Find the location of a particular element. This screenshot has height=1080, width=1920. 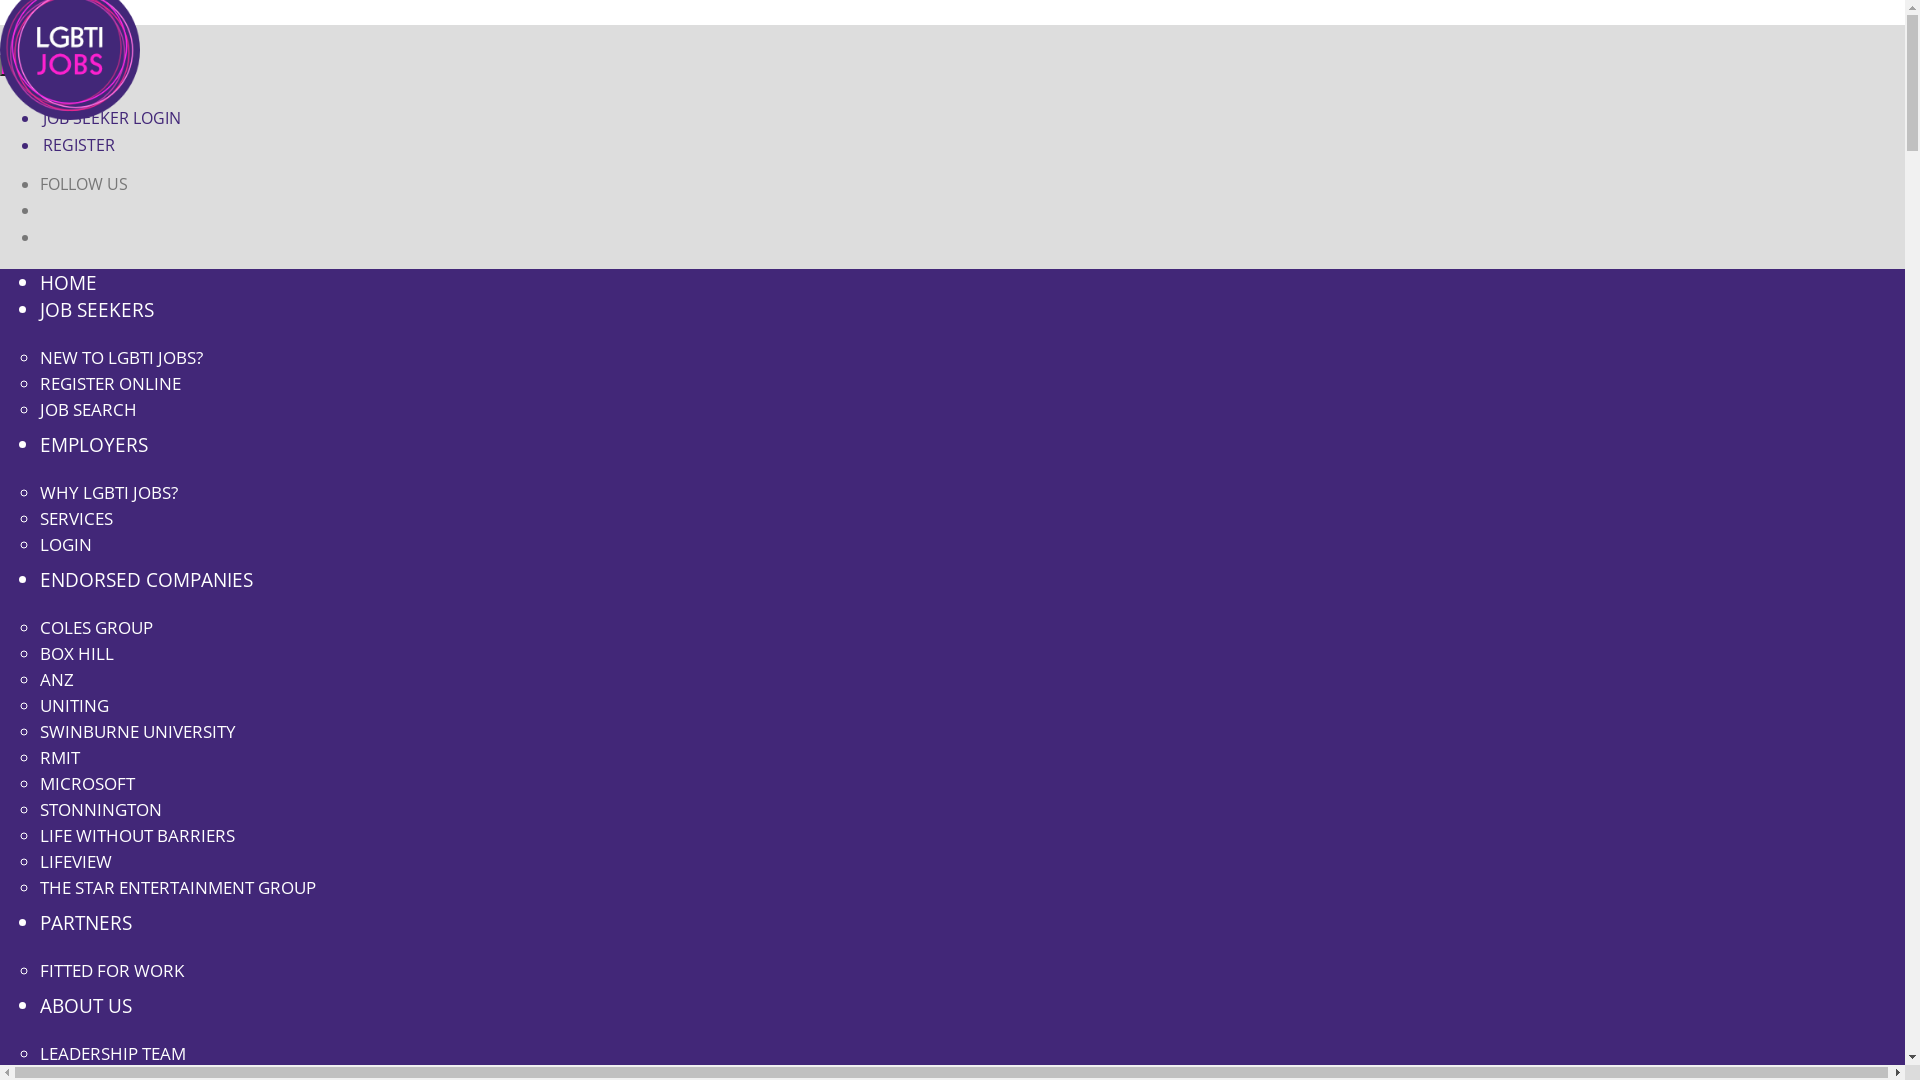

'NEW TO LGBTI JOBS?' is located at coordinates (39, 356).